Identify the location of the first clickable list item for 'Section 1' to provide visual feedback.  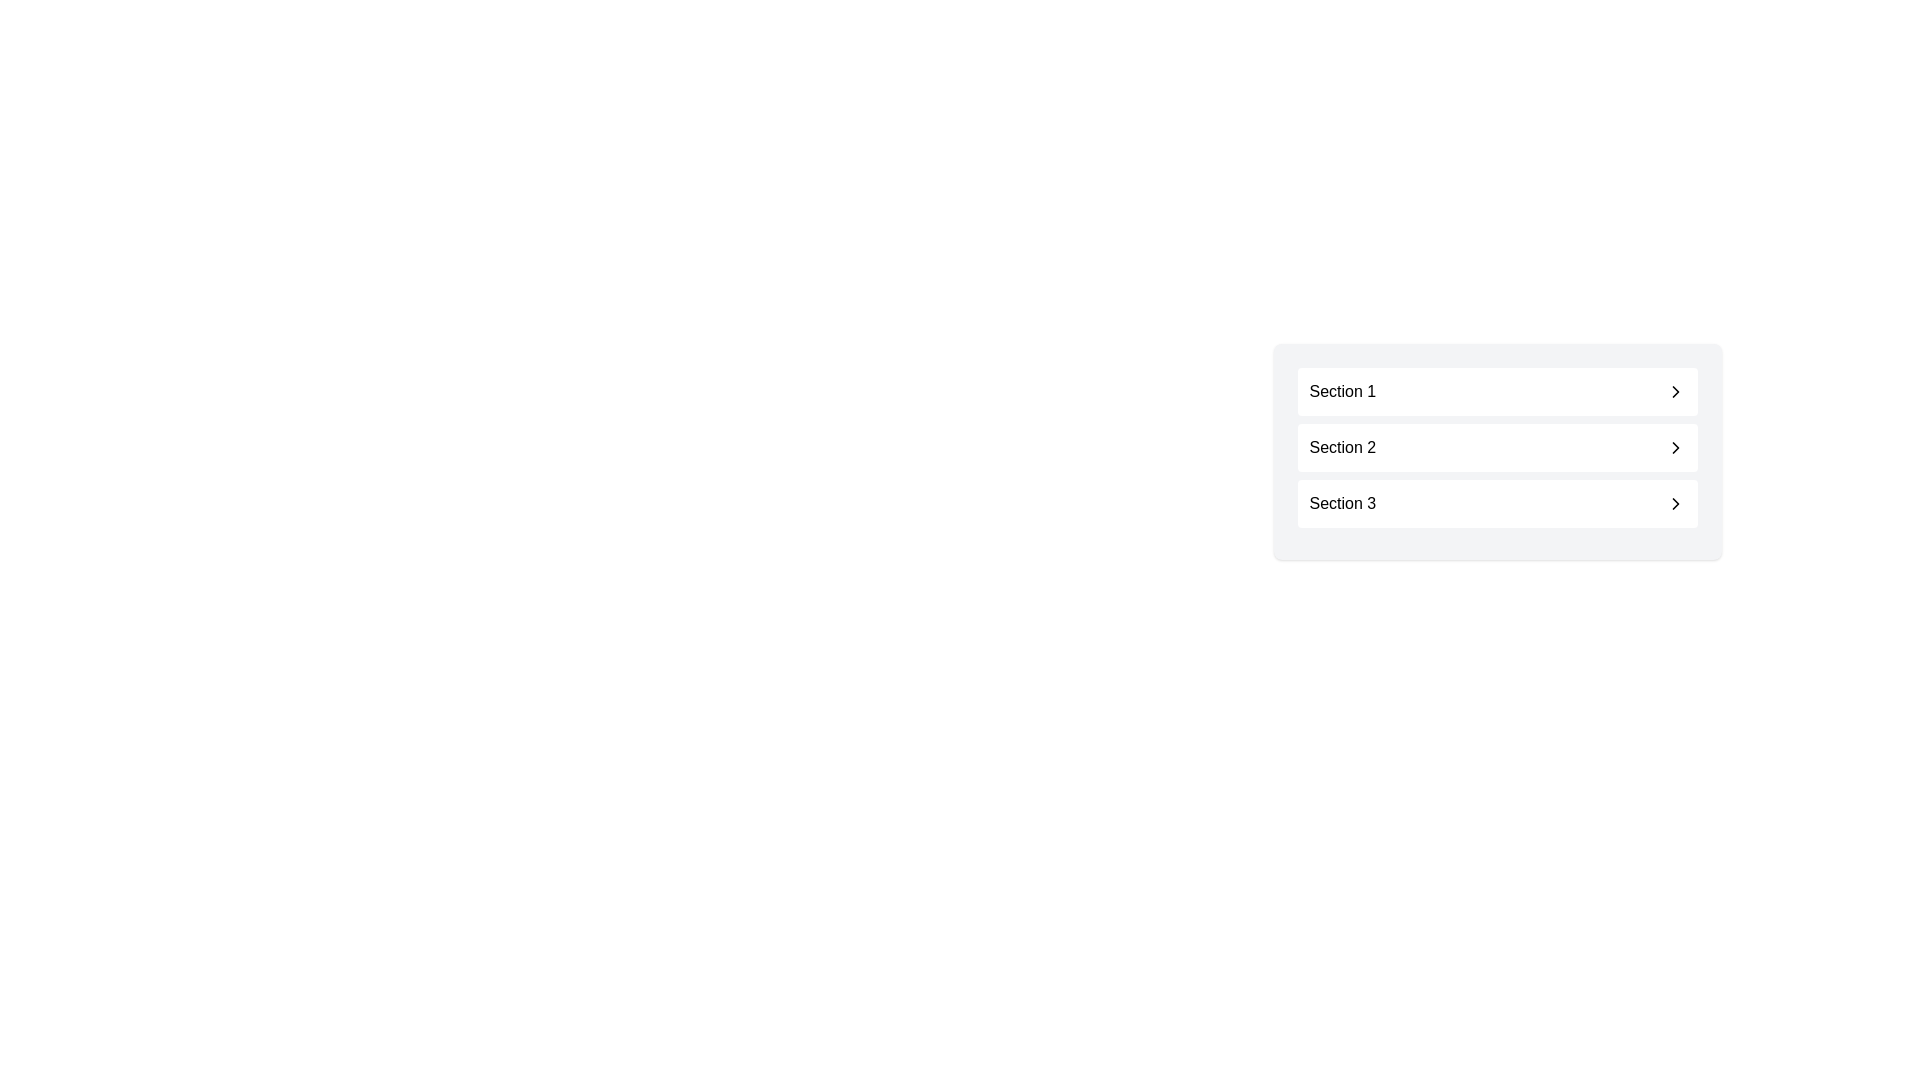
(1497, 392).